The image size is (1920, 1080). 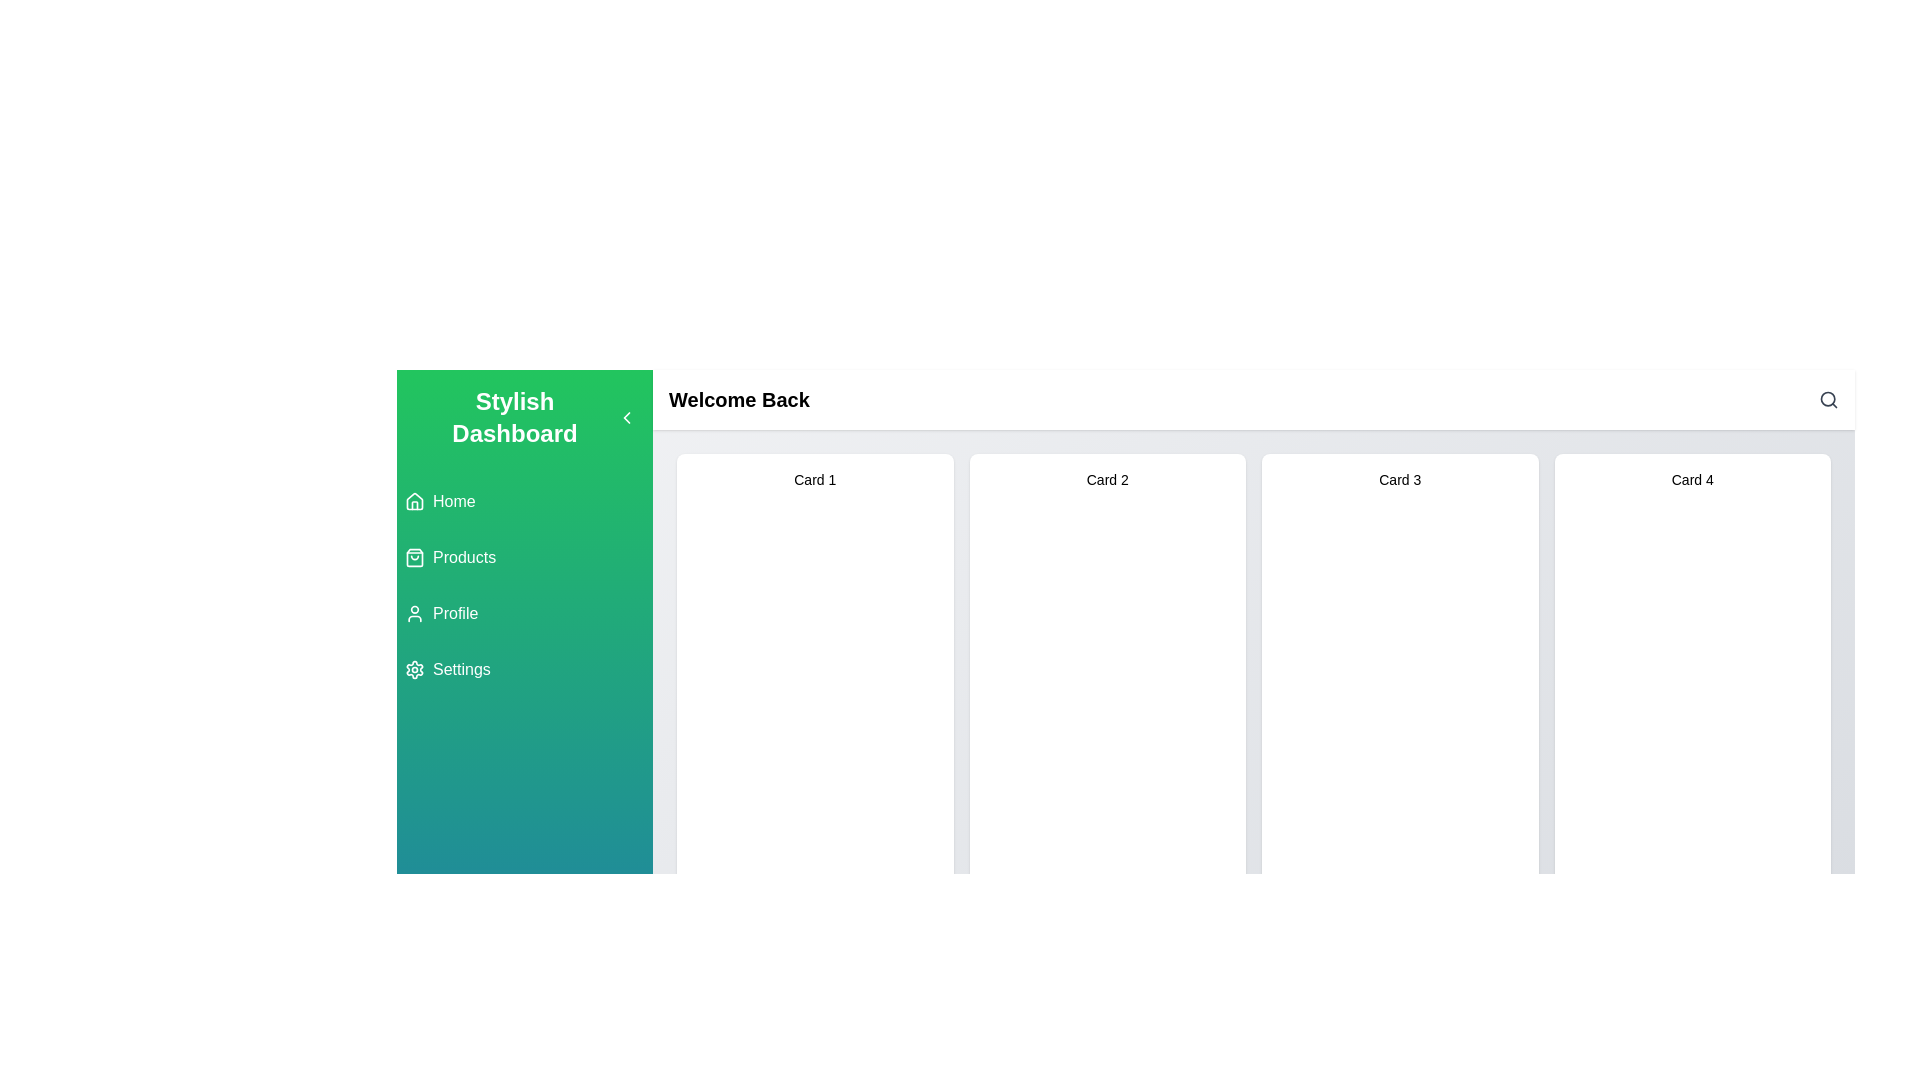 I want to click on the button for navigating to the previous view in the header bar, located at the top-right corner of the green area of the sidebar, so click(x=626, y=416).